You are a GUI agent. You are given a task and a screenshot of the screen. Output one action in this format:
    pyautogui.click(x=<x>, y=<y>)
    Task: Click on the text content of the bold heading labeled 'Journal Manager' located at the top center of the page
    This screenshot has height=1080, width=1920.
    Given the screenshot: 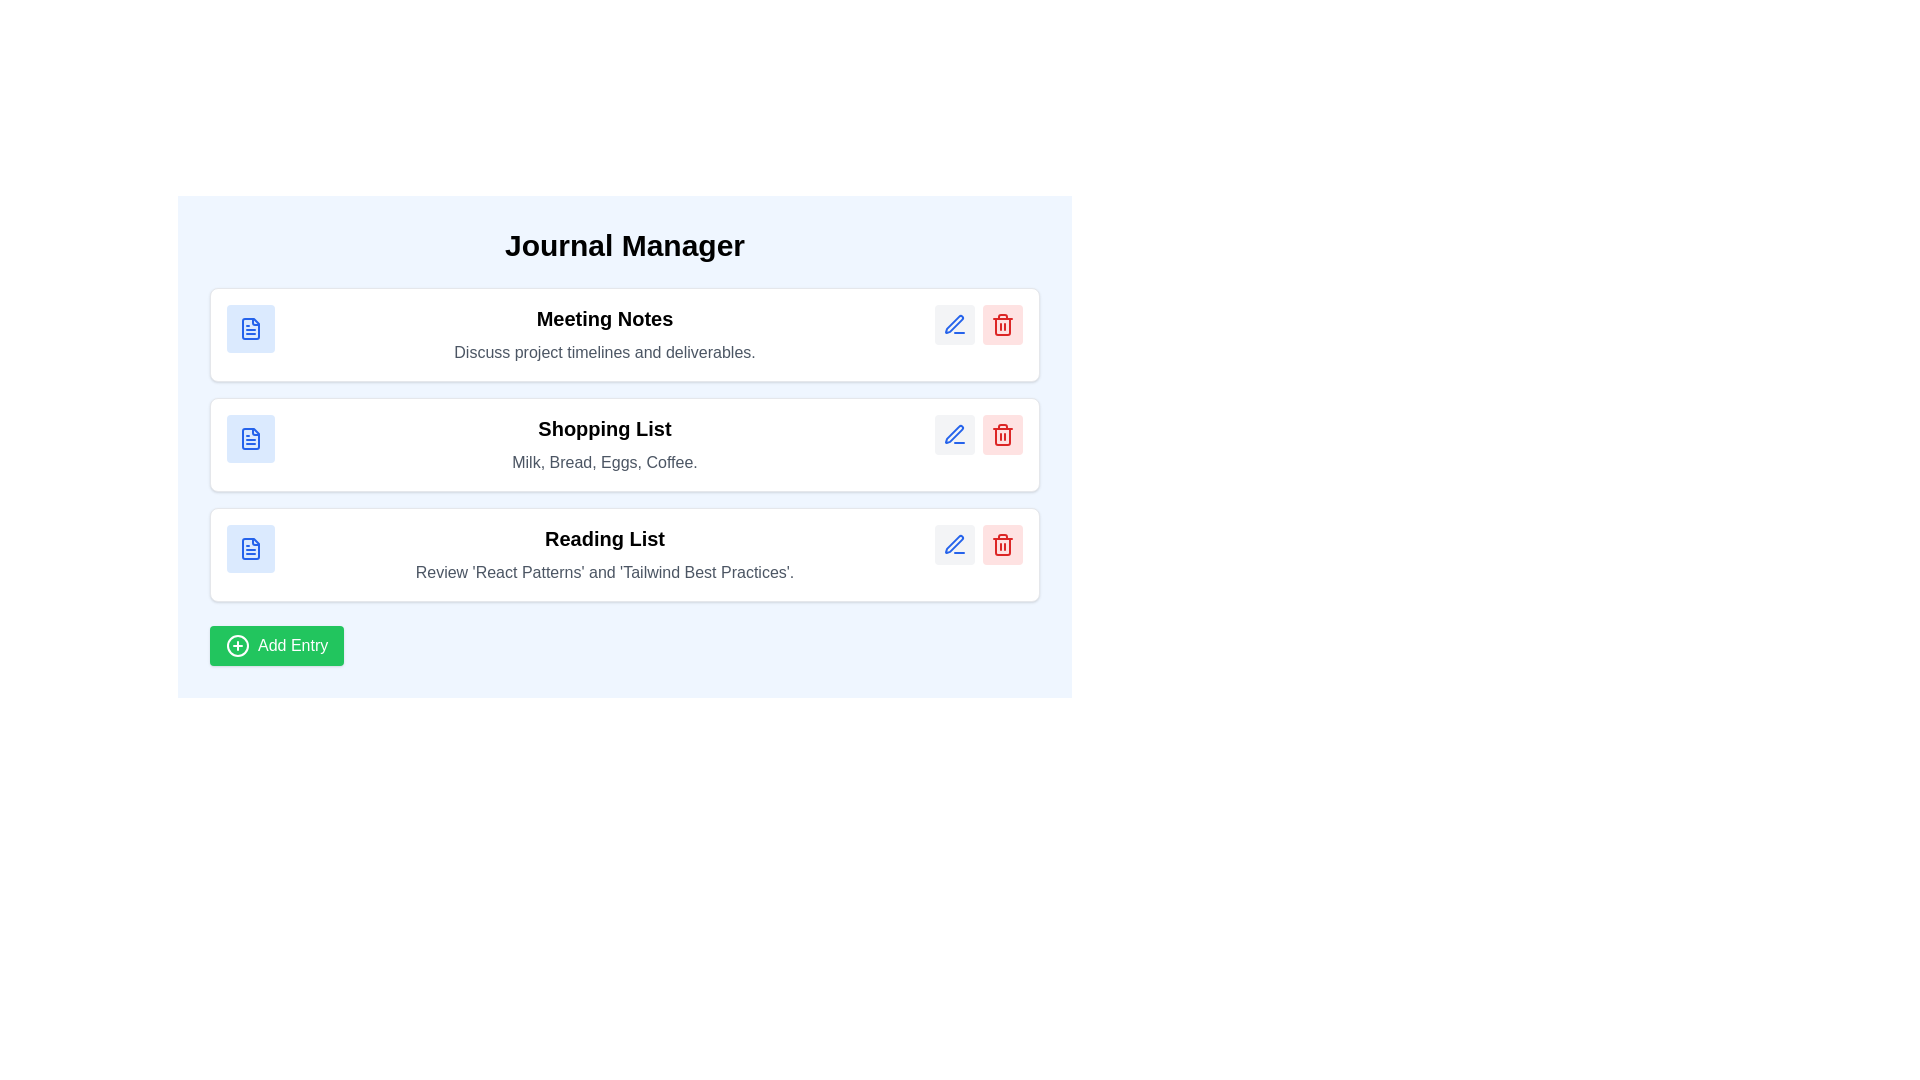 What is the action you would take?
    pyautogui.click(x=623, y=245)
    